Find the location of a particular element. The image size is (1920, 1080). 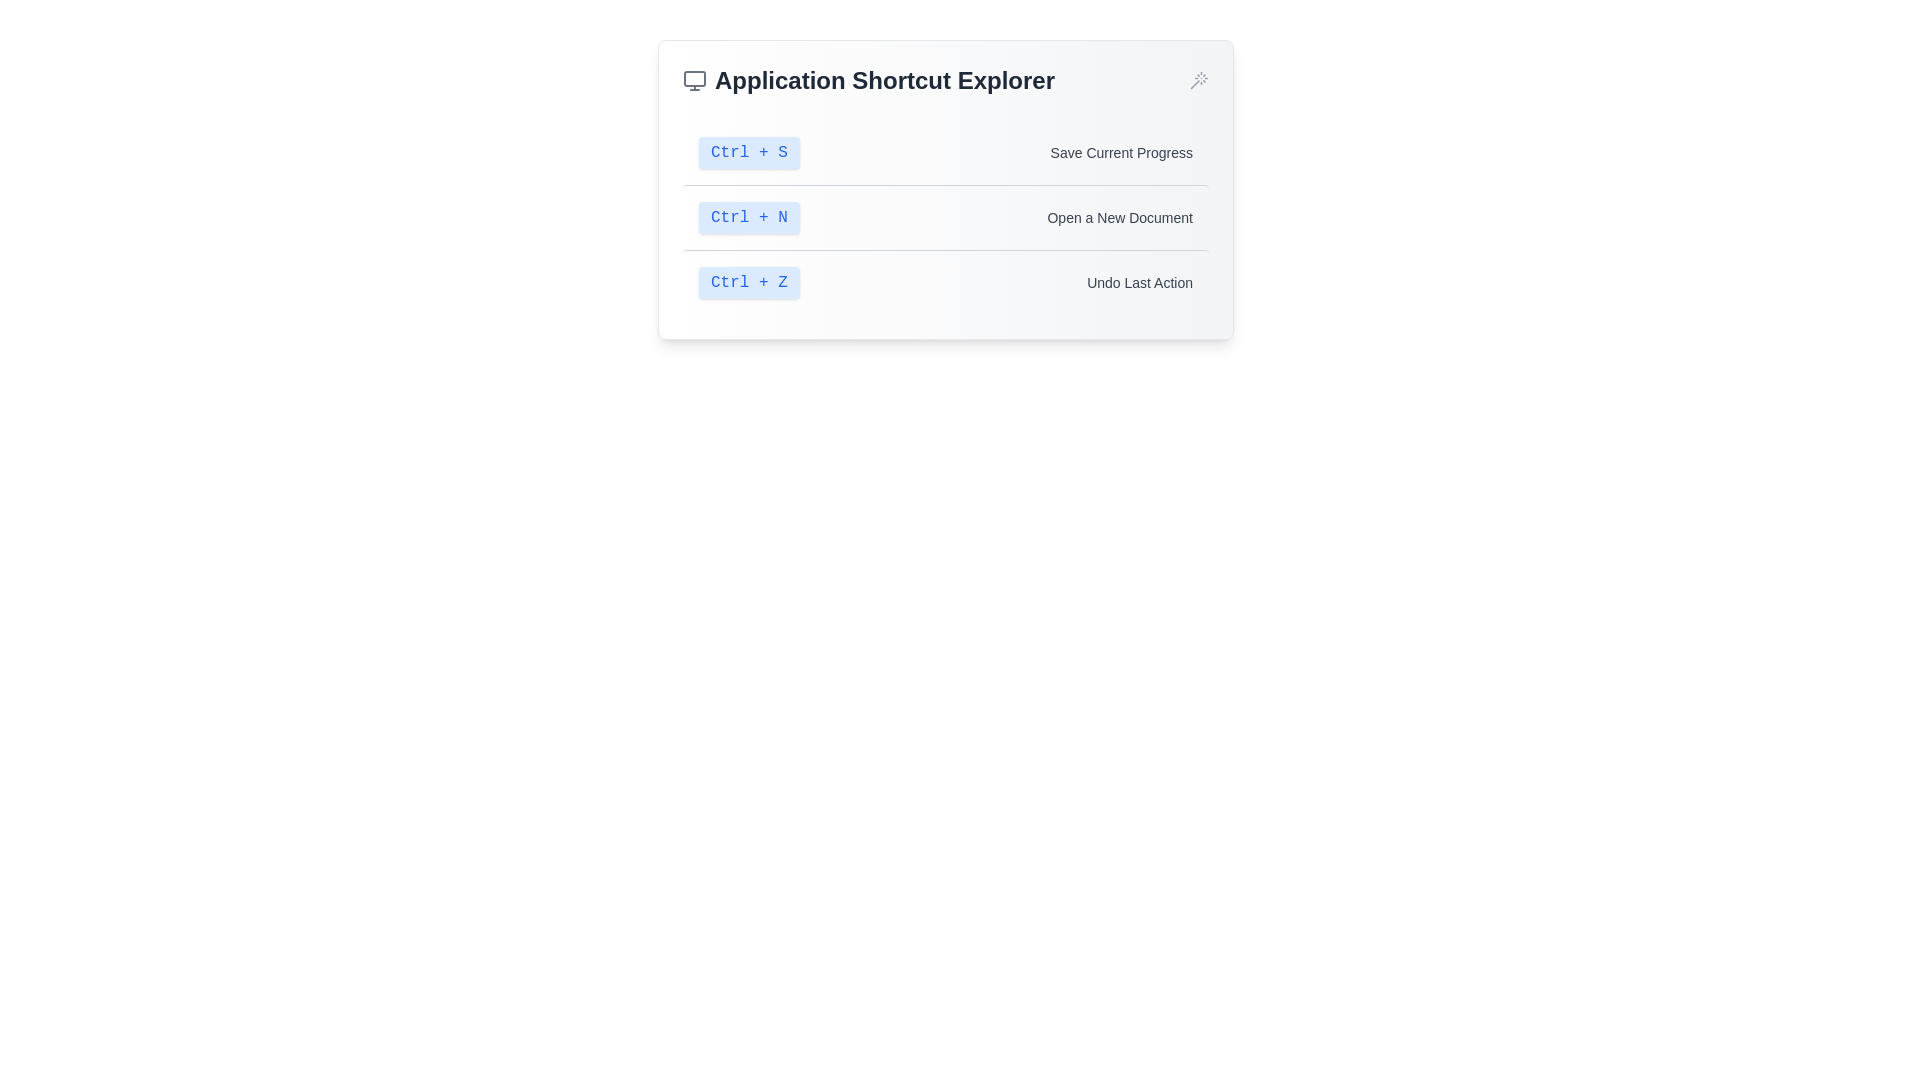

the decorative graphical element that forms part of the monitor icon located in the upper left corner of the application layout is located at coordinates (695, 77).